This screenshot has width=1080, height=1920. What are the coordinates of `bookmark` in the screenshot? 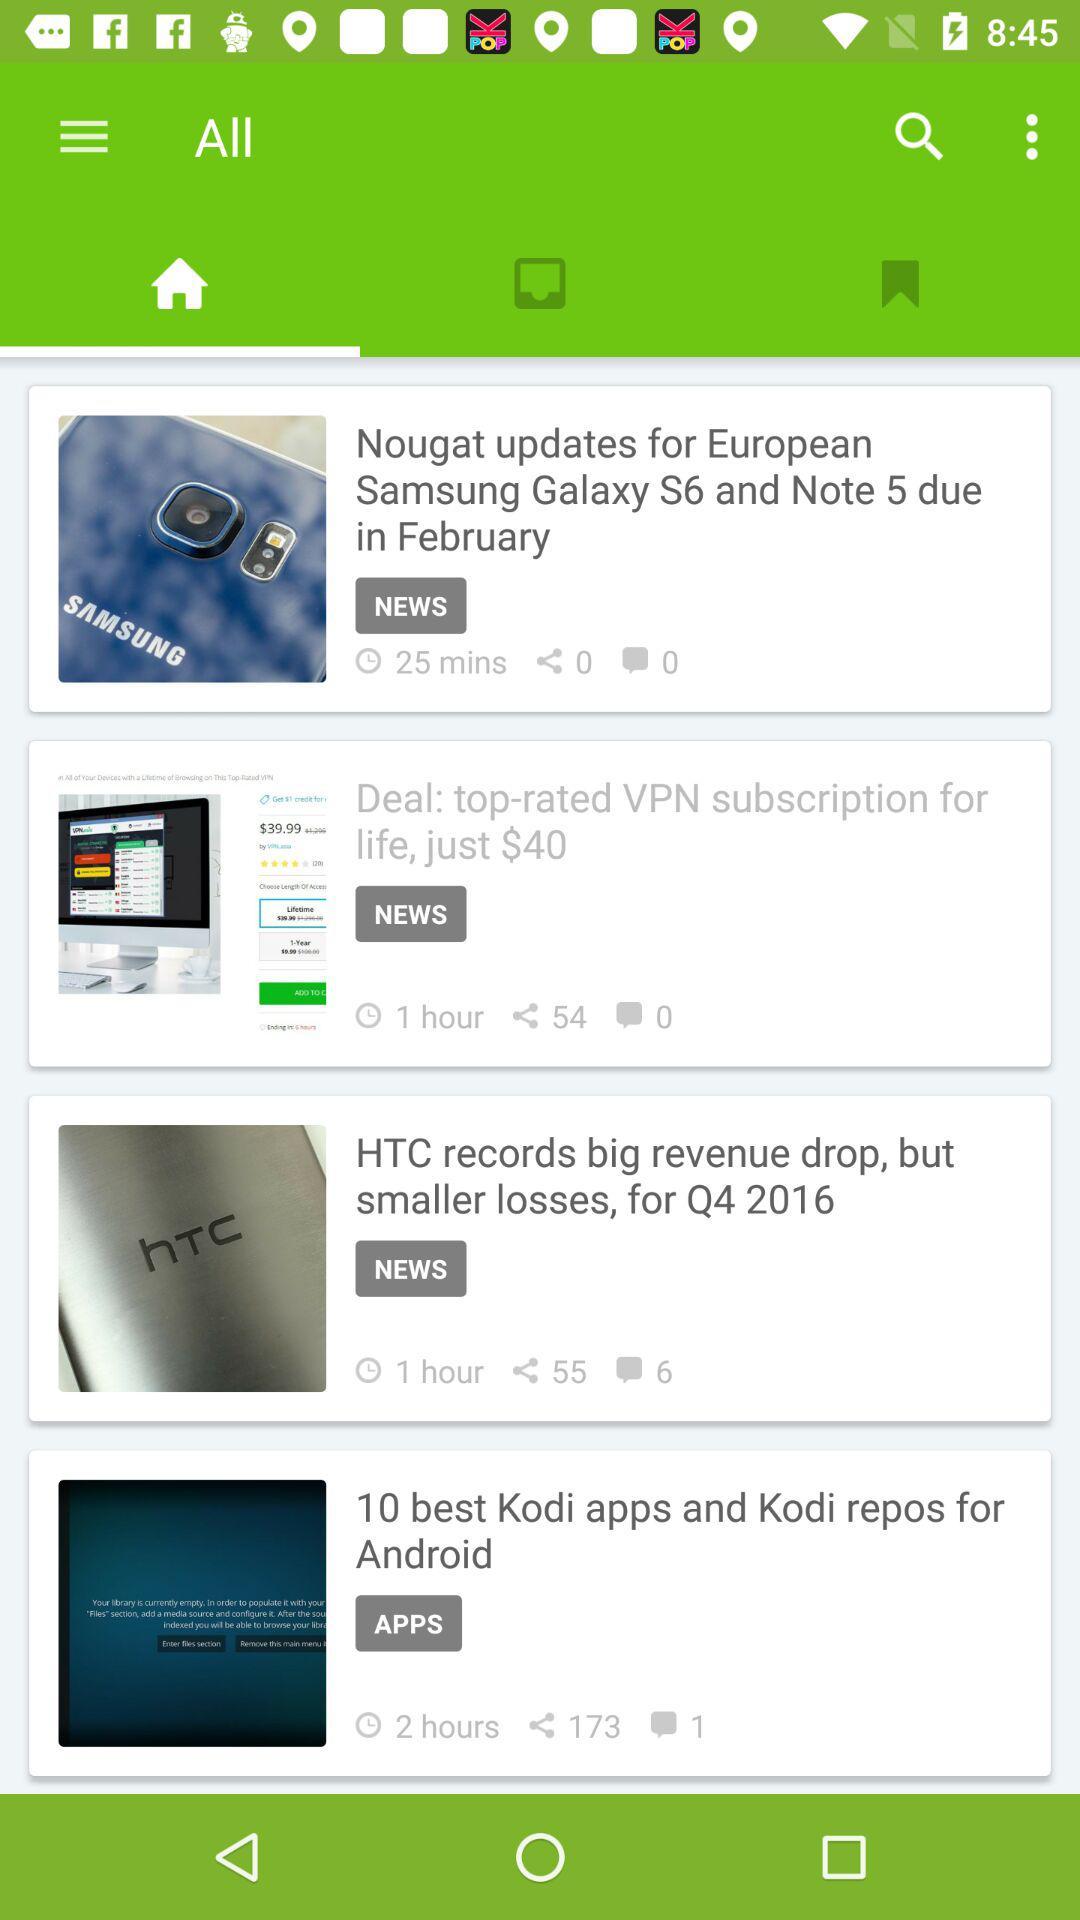 It's located at (898, 282).